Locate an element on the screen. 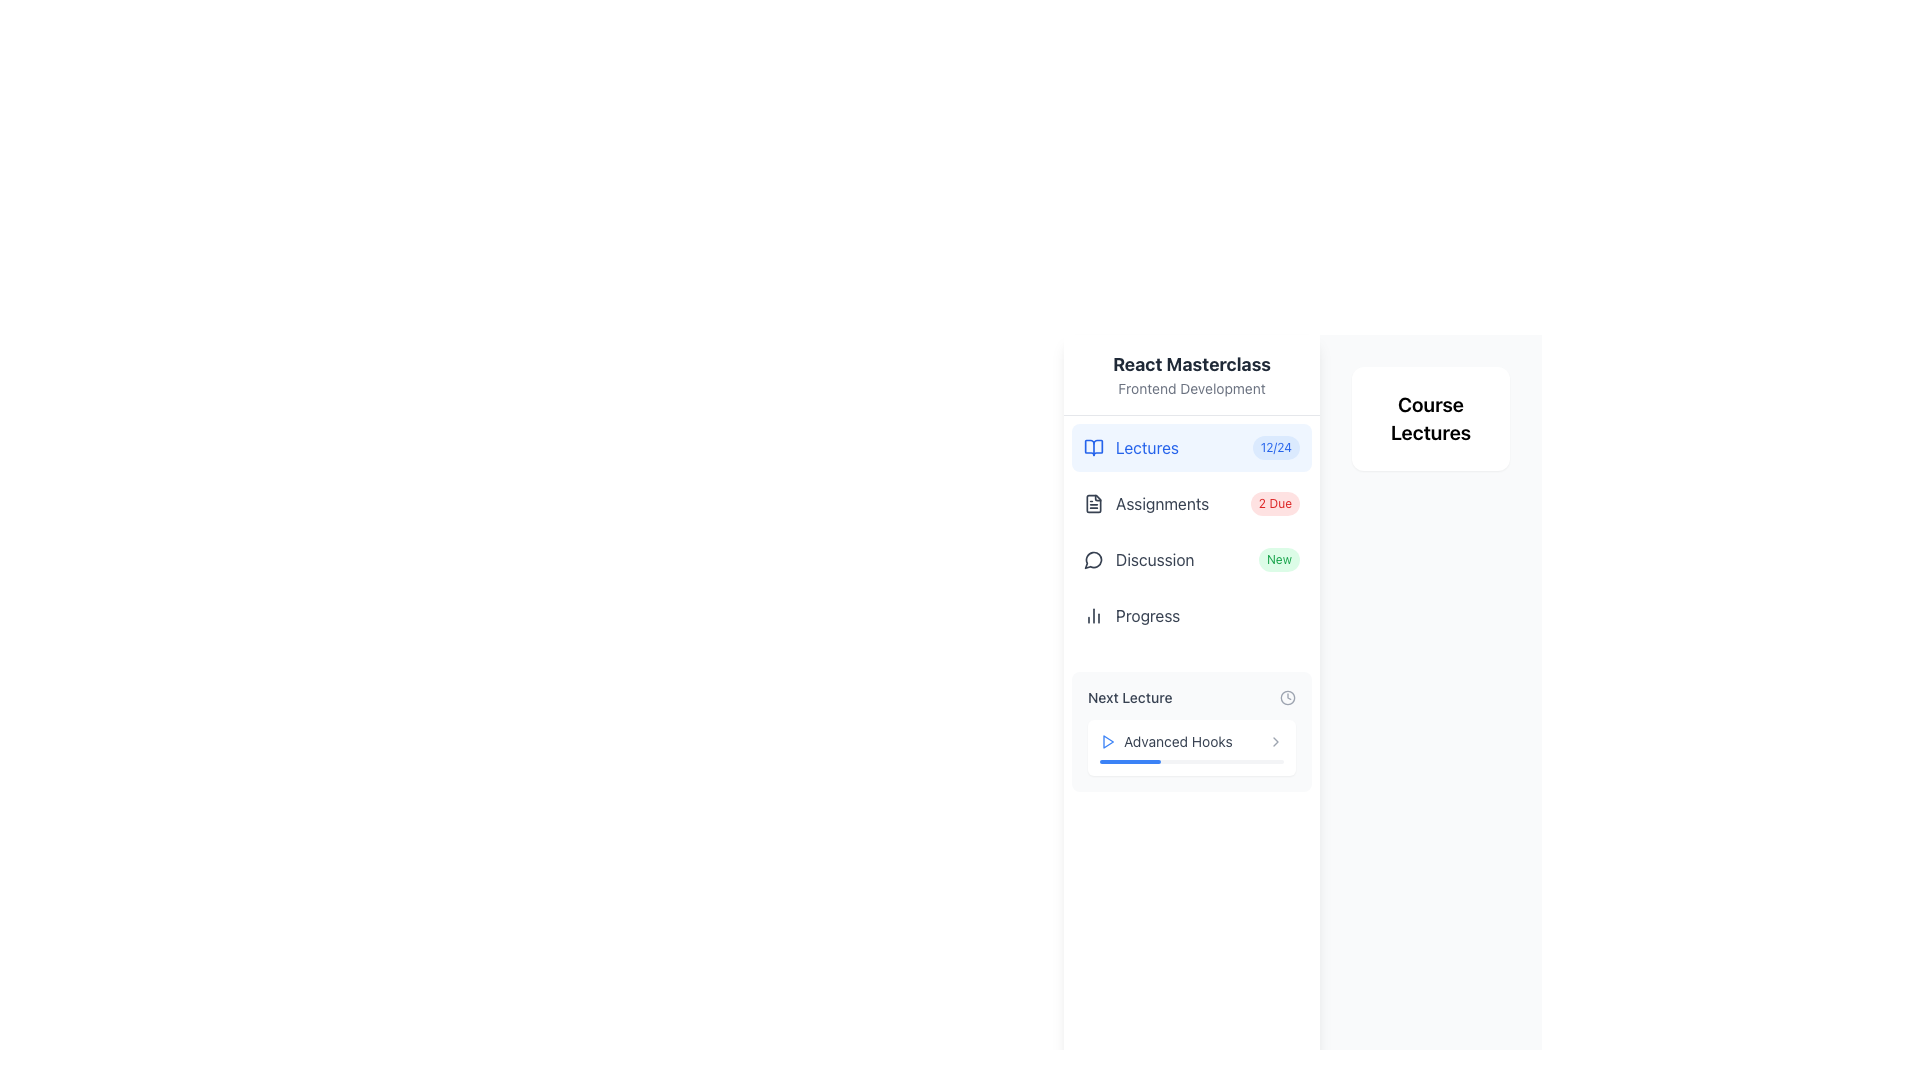 This screenshot has width=1920, height=1080. the Informational panel indicating the next lecture is located at coordinates (1191, 732).